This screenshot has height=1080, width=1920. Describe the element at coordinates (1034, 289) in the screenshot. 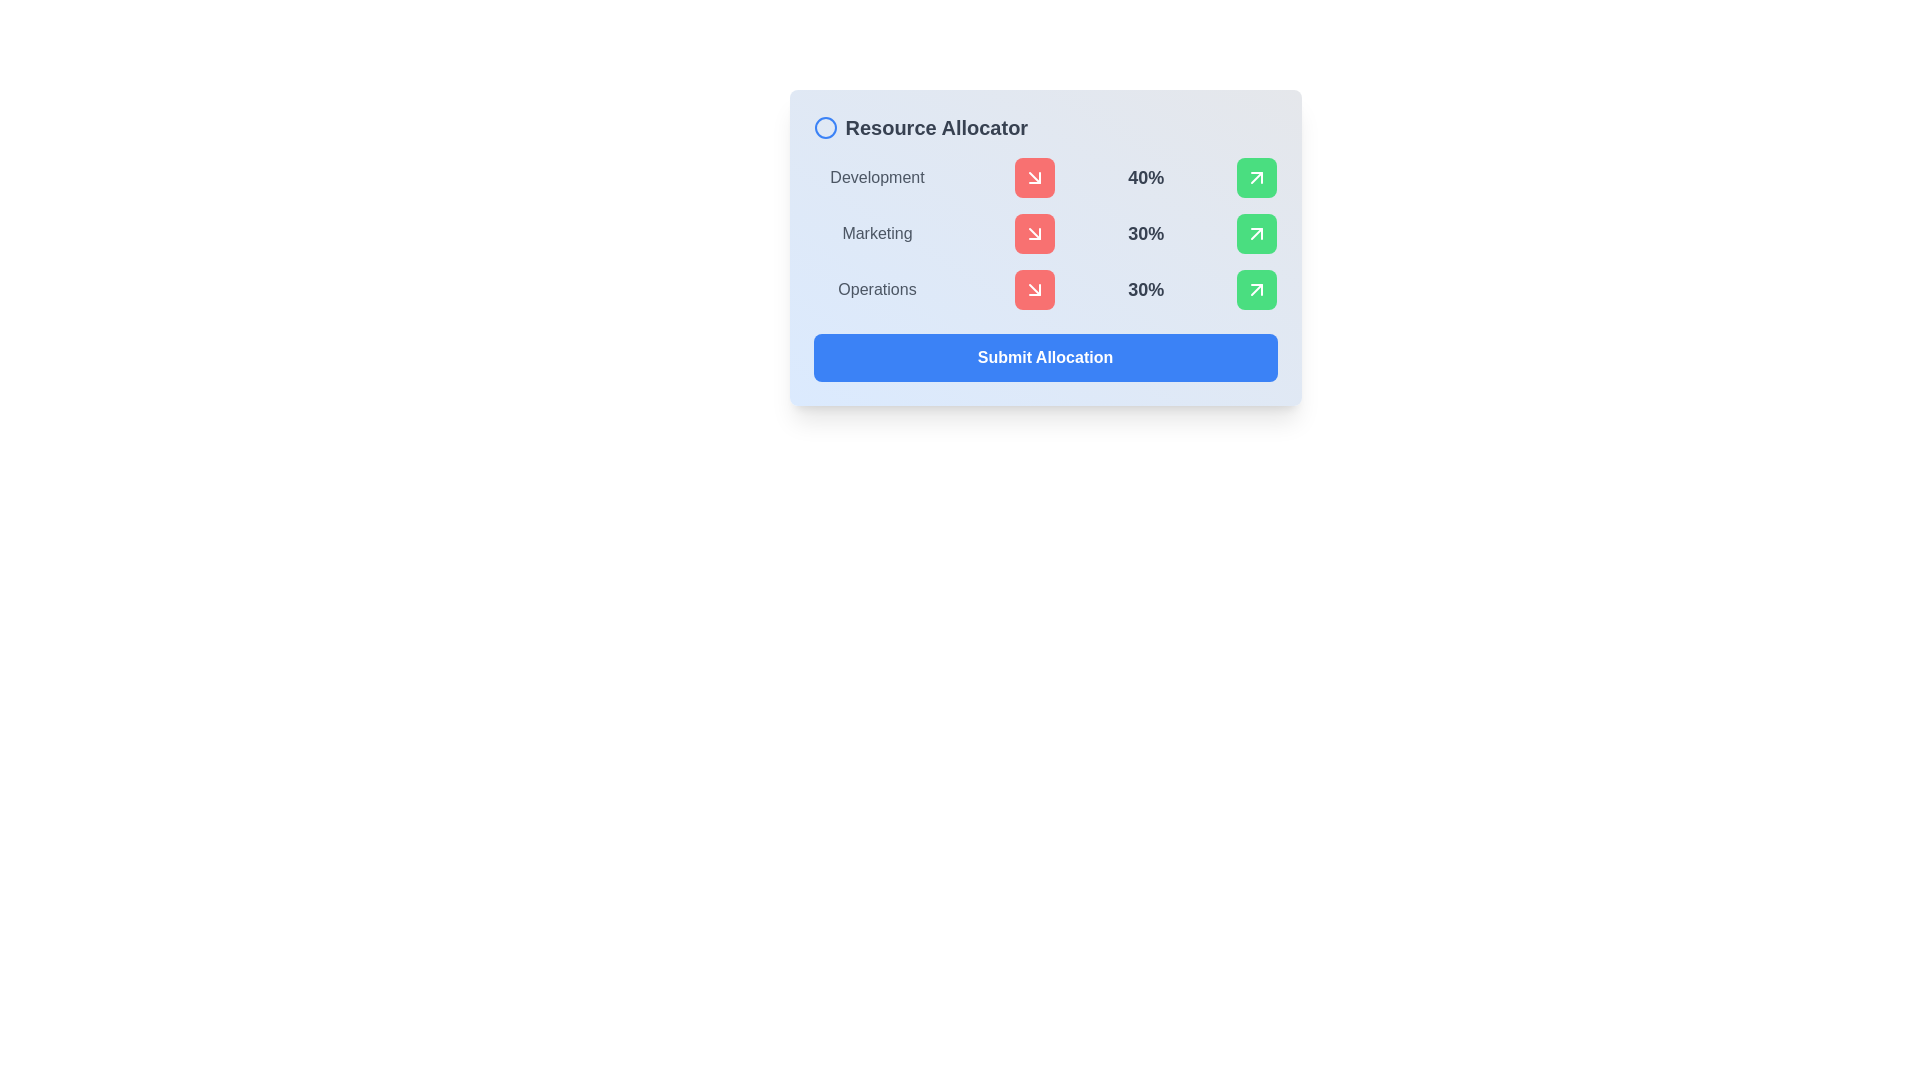

I see `the third red button that serves as a decrease button for the 'Operations' category` at that location.